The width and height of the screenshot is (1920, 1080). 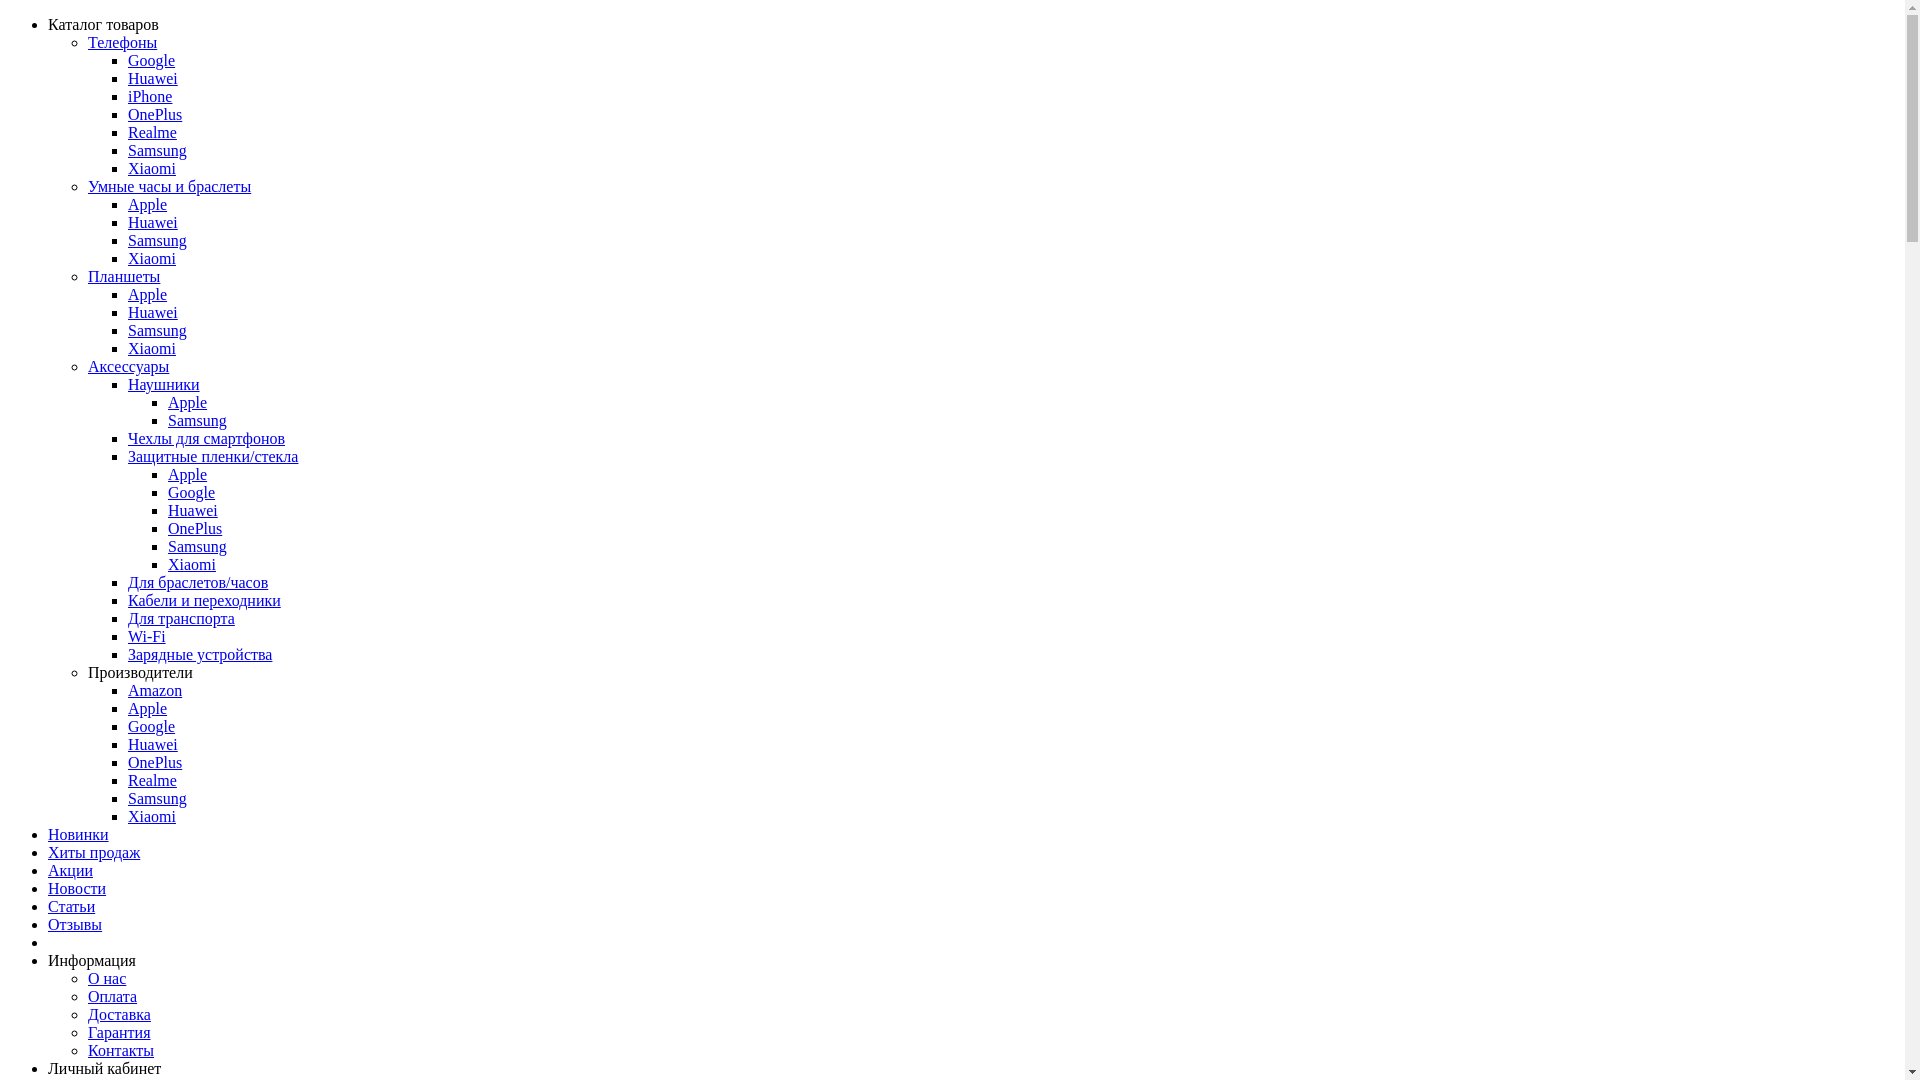 What do you see at coordinates (156, 239) in the screenshot?
I see `'Samsung'` at bounding box center [156, 239].